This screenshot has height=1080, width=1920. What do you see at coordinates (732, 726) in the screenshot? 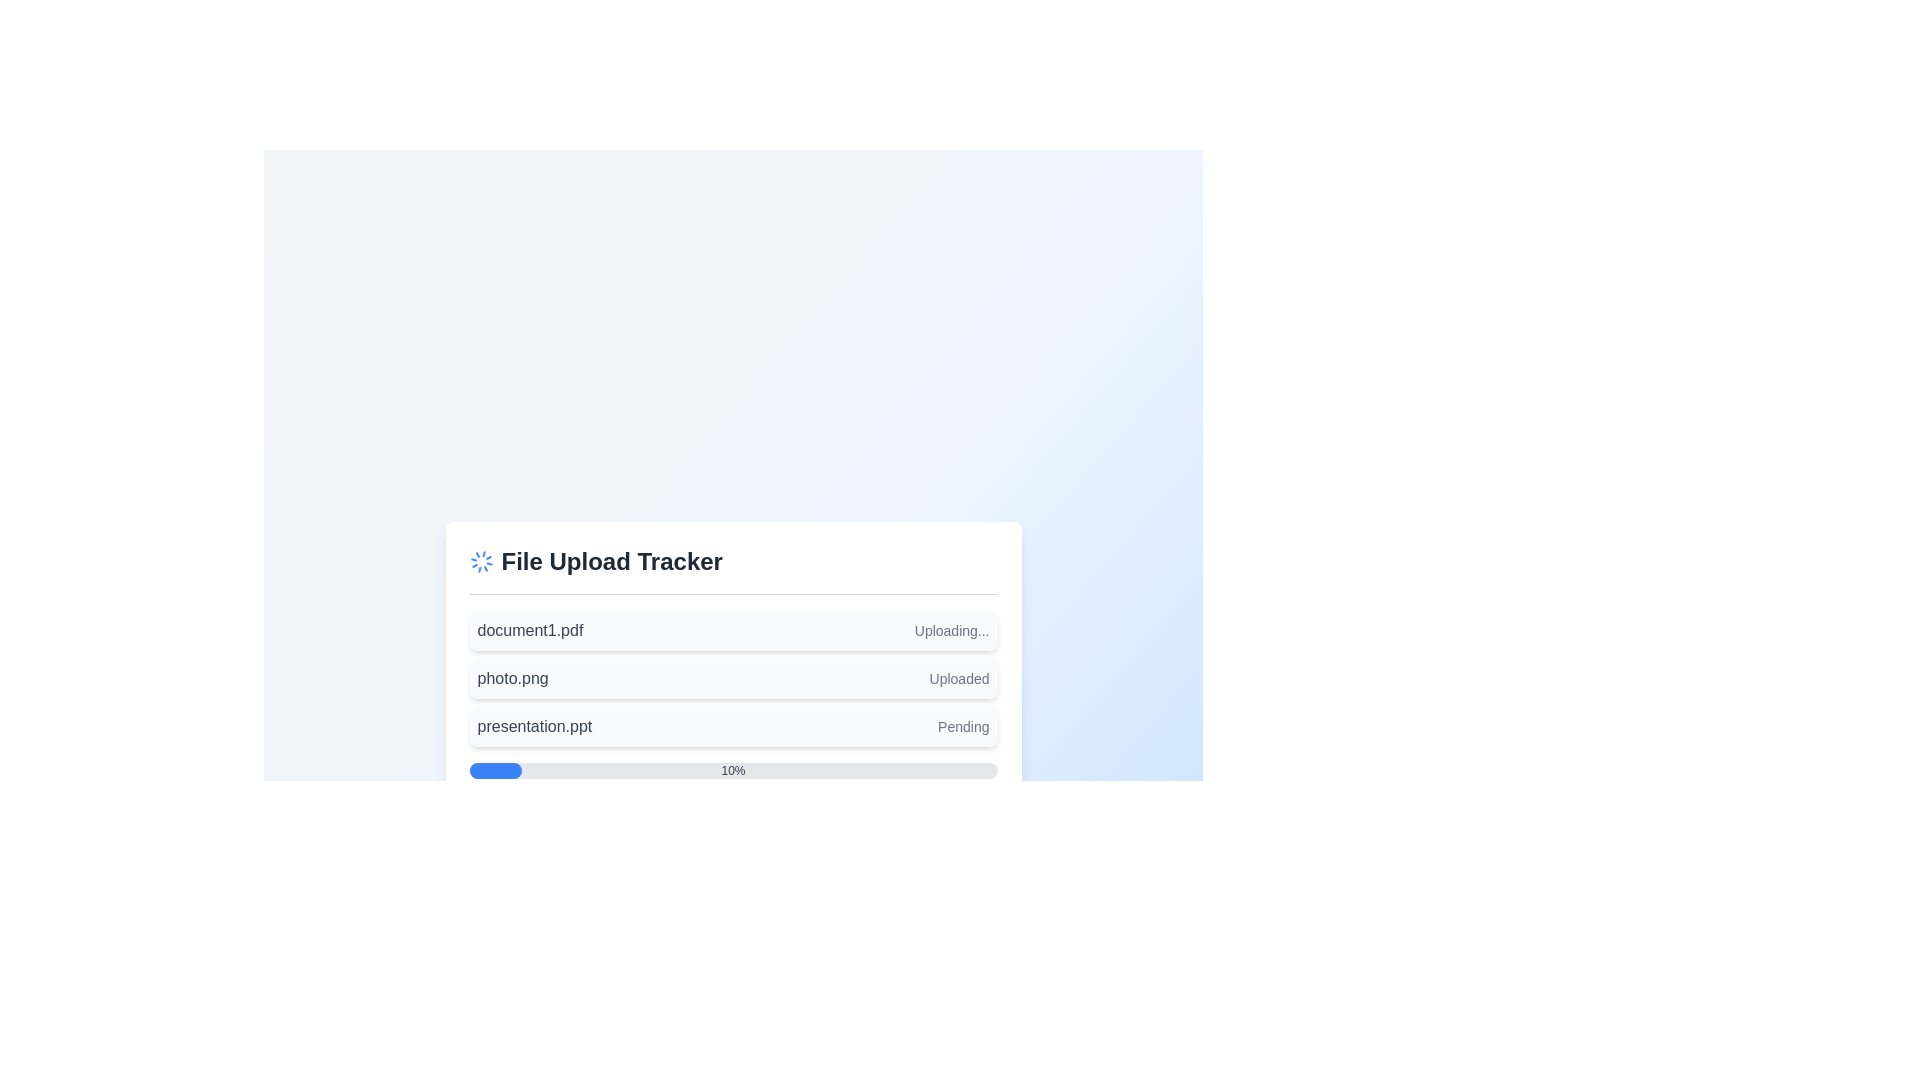
I see `the third list item in the 'File Upload Tracker' section, which displays the filename 'presentation.ppt' and a status of 'Pending'` at bounding box center [732, 726].